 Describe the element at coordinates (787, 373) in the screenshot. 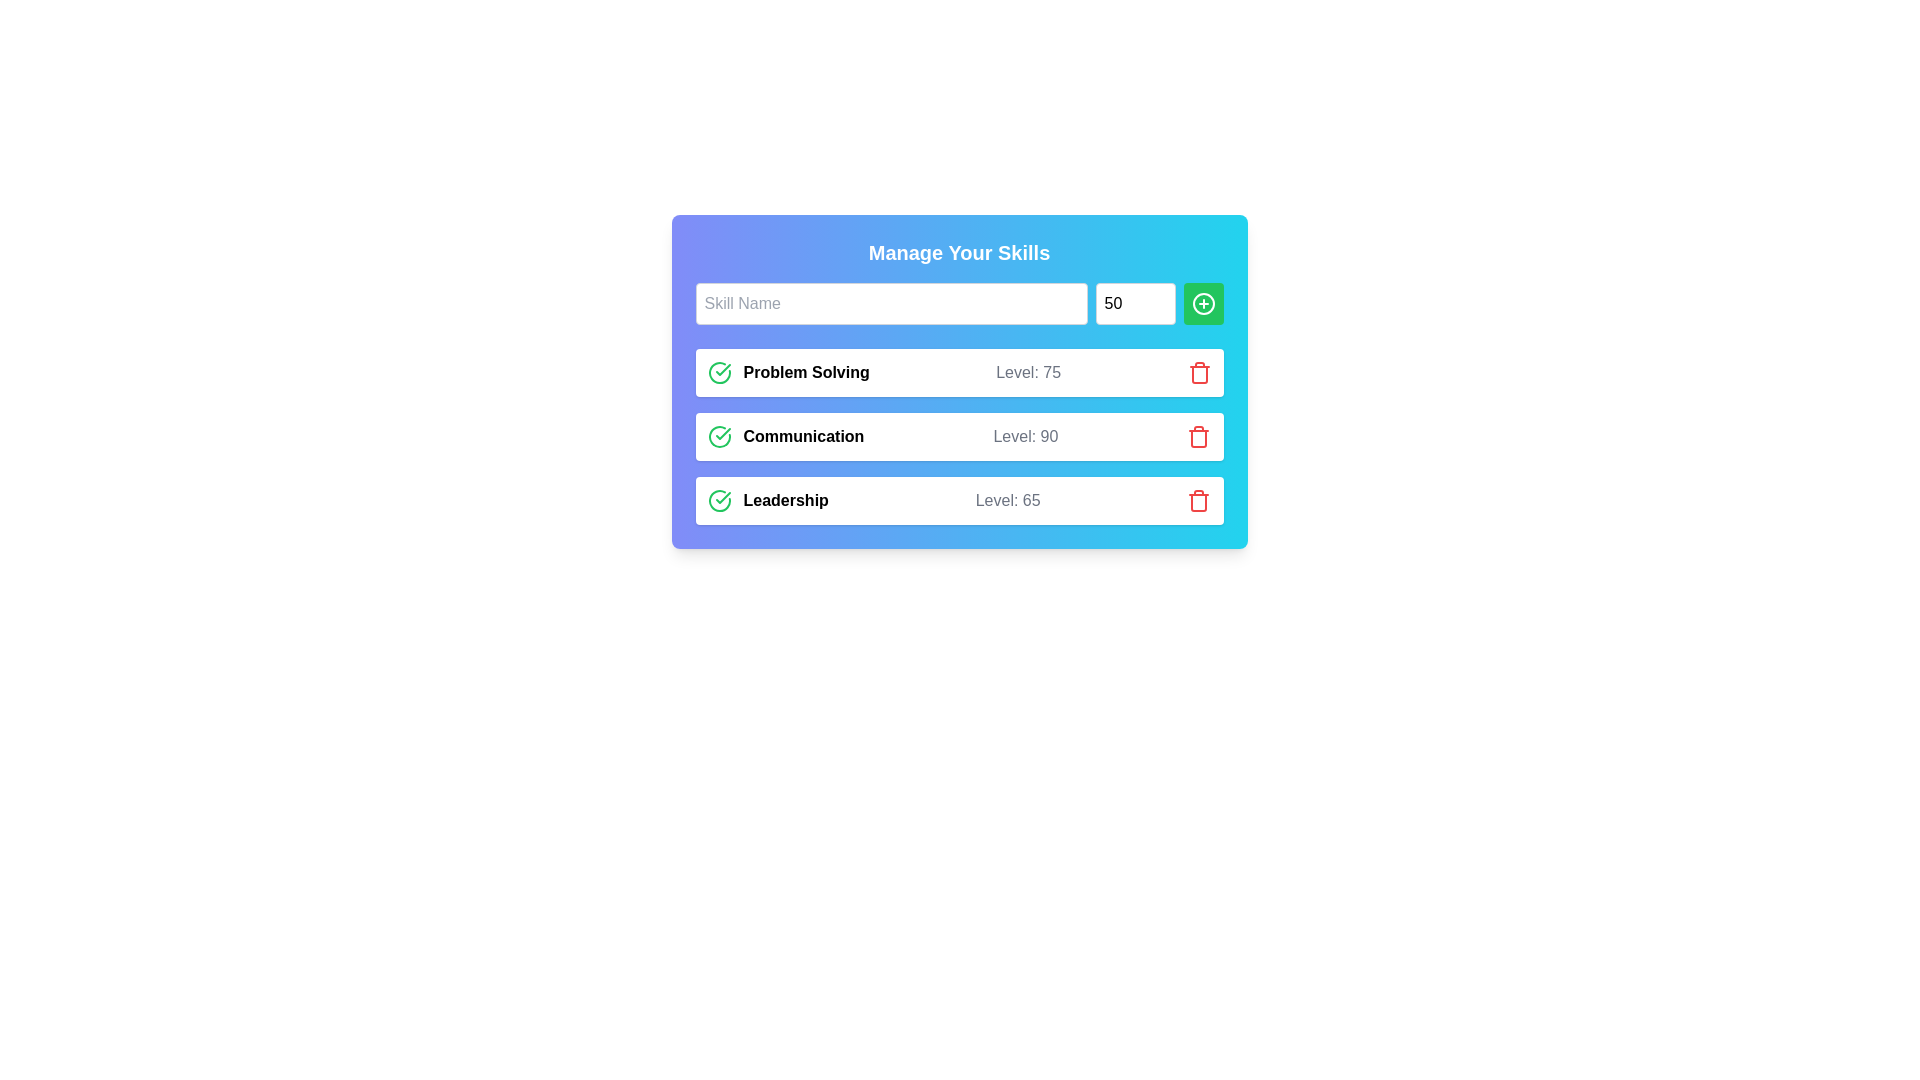

I see `the 'Problem Solving' text label with the green circular checkmark icon through accessibility navigation` at that location.